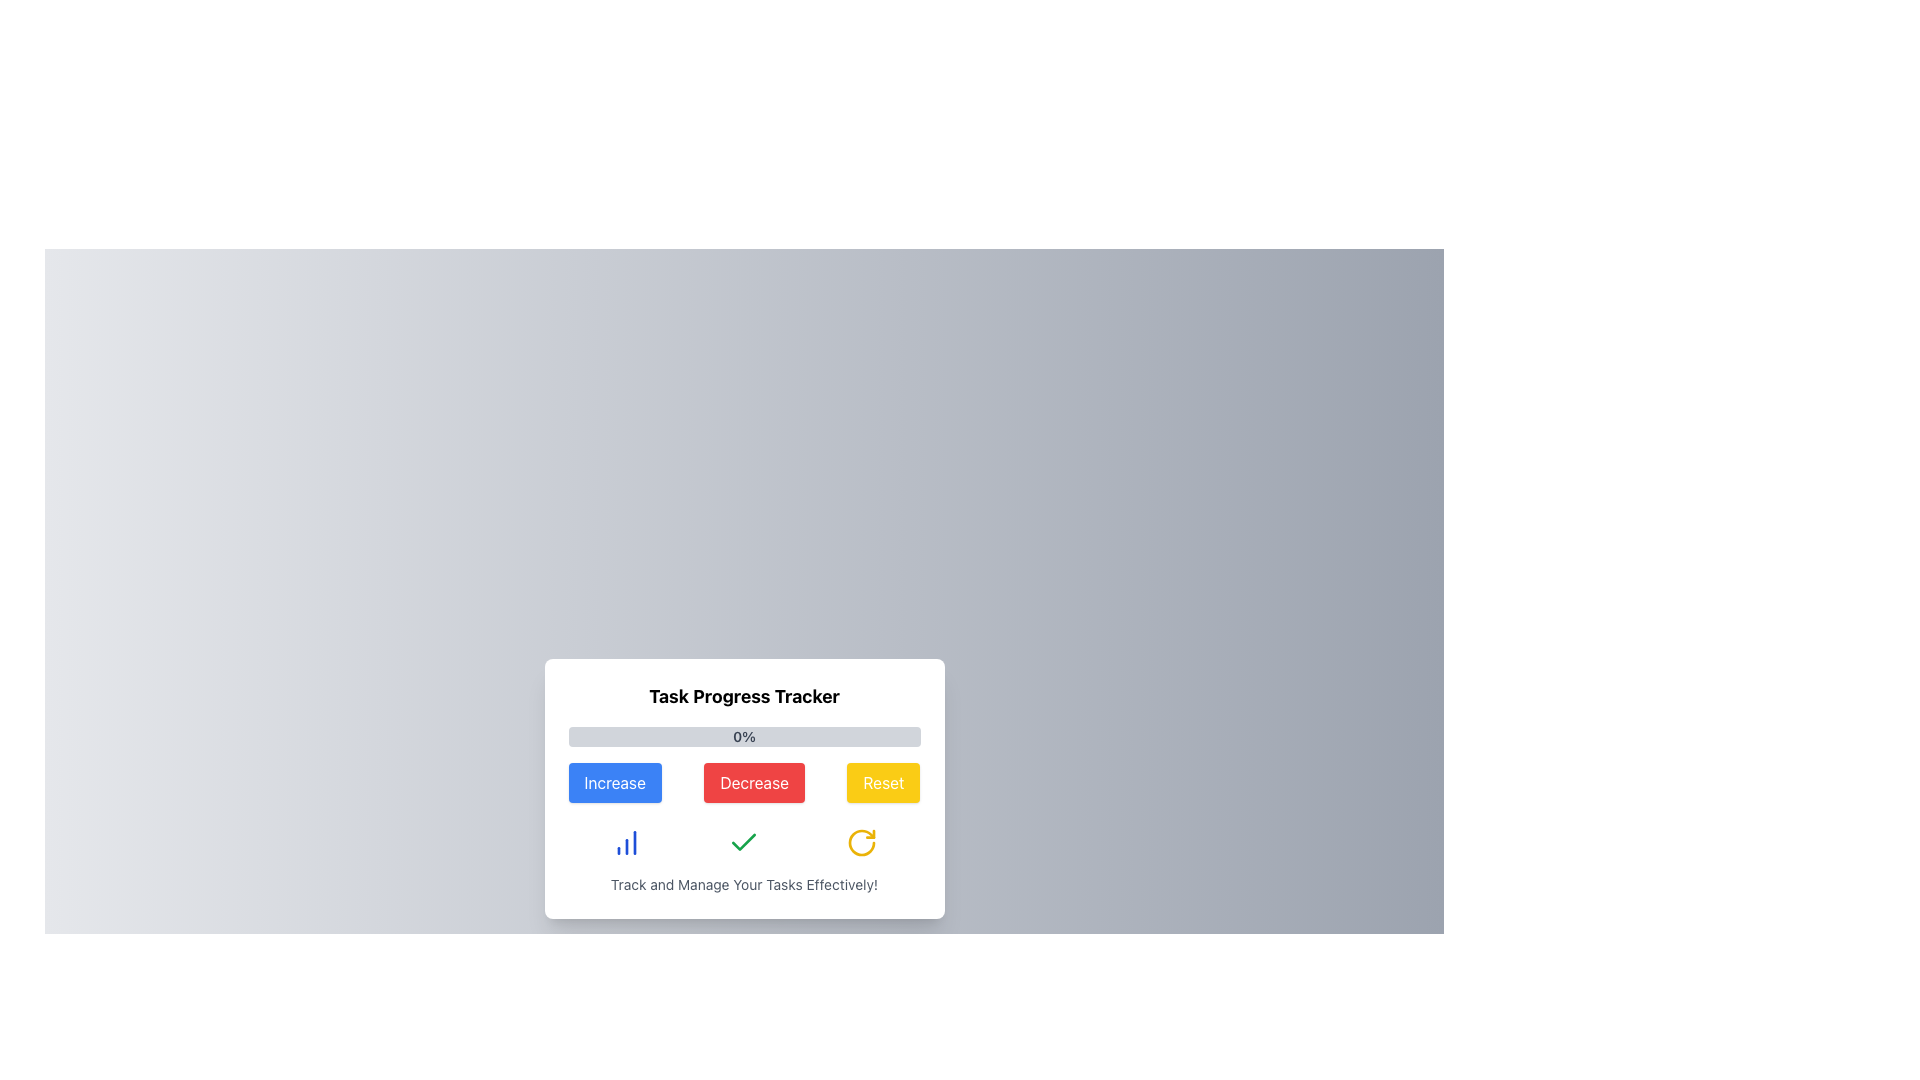  What do you see at coordinates (743, 842) in the screenshot?
I see `the green outlined checkmark icon located below the 'Decrease' button, which is the middle icon in the icon set surrounded by a blue bar chart and a yellow reload symbol` at bounding box center [743, 842].